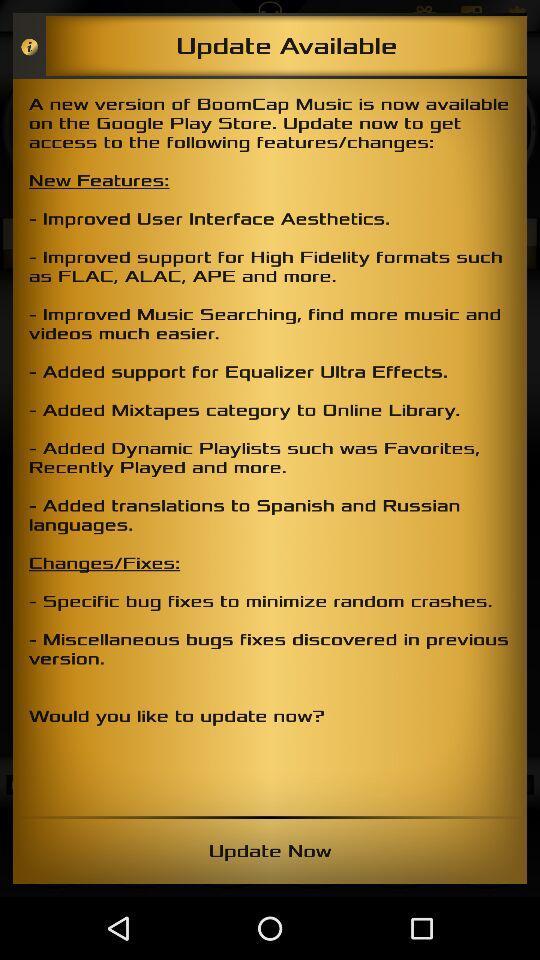  I want to click on the item below update available icon, so click(270, 447).